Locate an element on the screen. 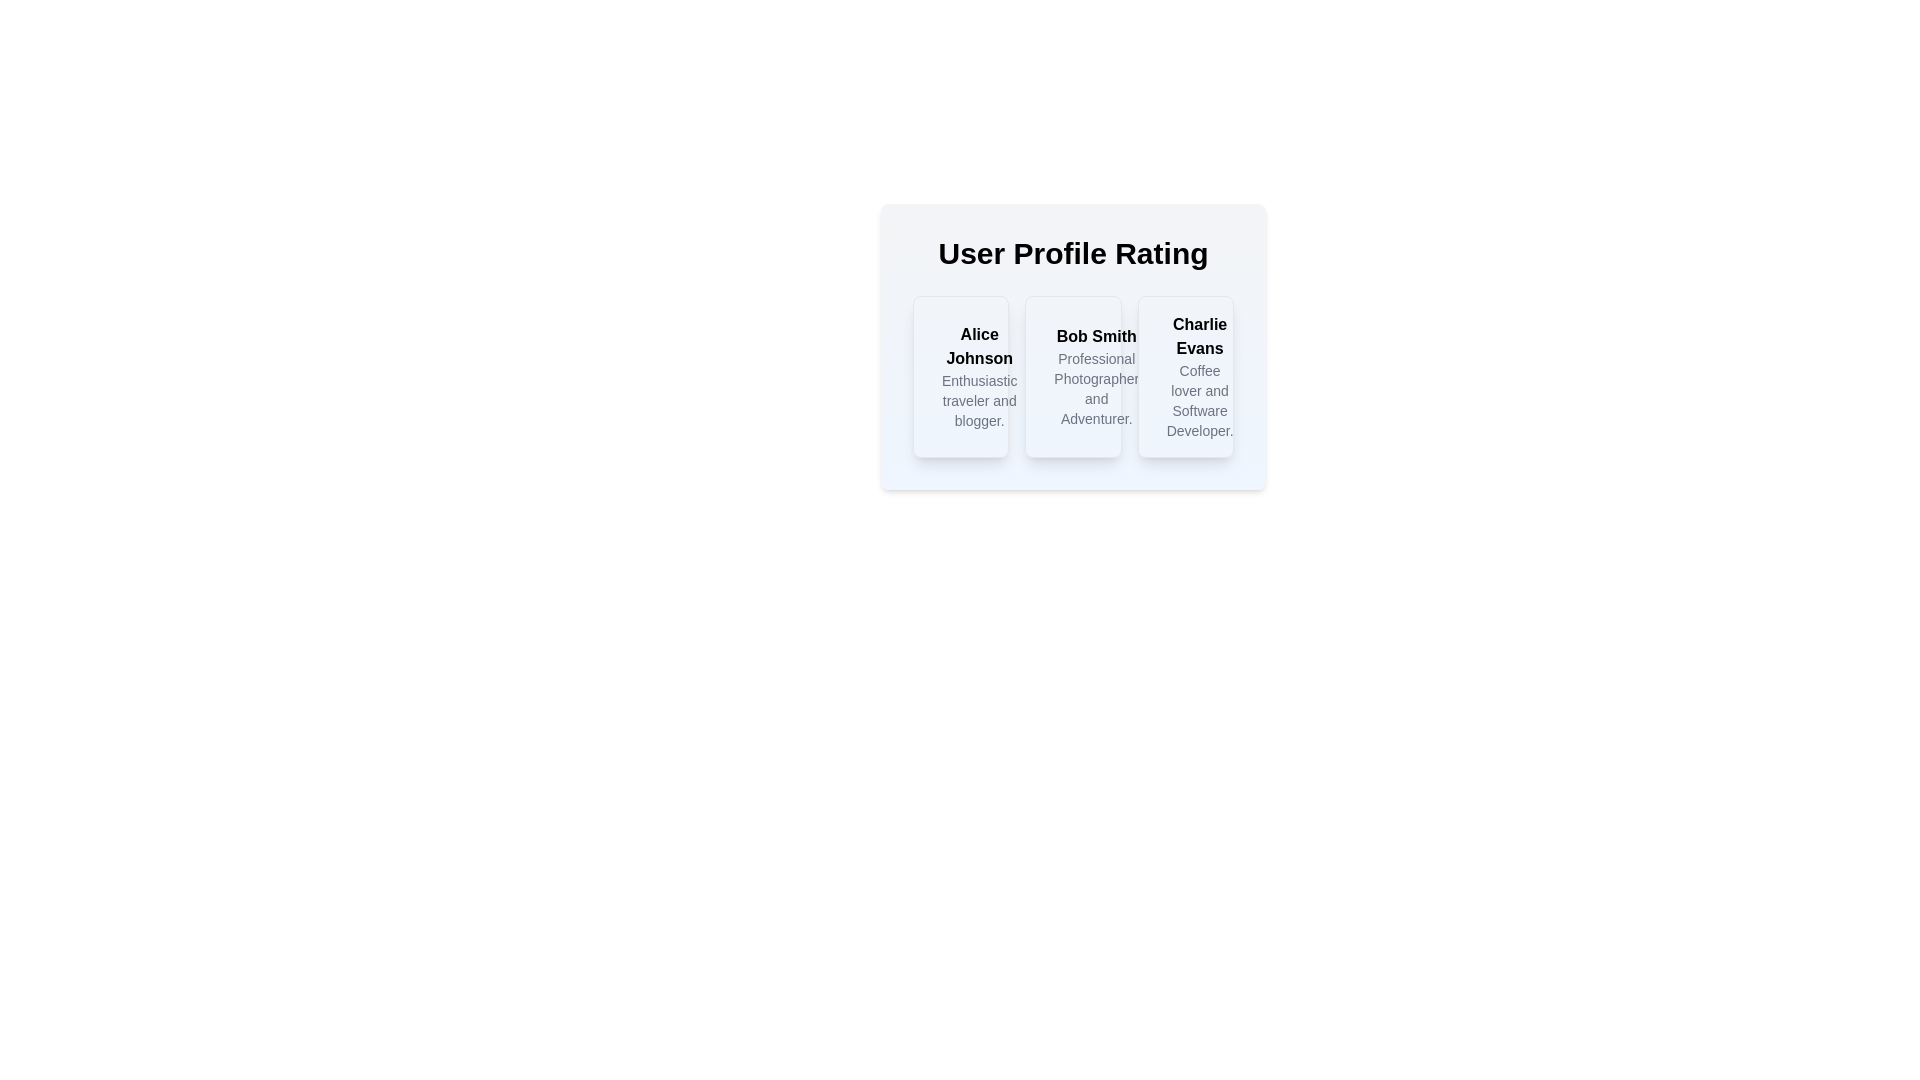  text from the Text Label displaying 'Bob Smith' and 'Professional Photographer and Adventurer.' located in the center column of the layout is located at coordinates (1095, 377).